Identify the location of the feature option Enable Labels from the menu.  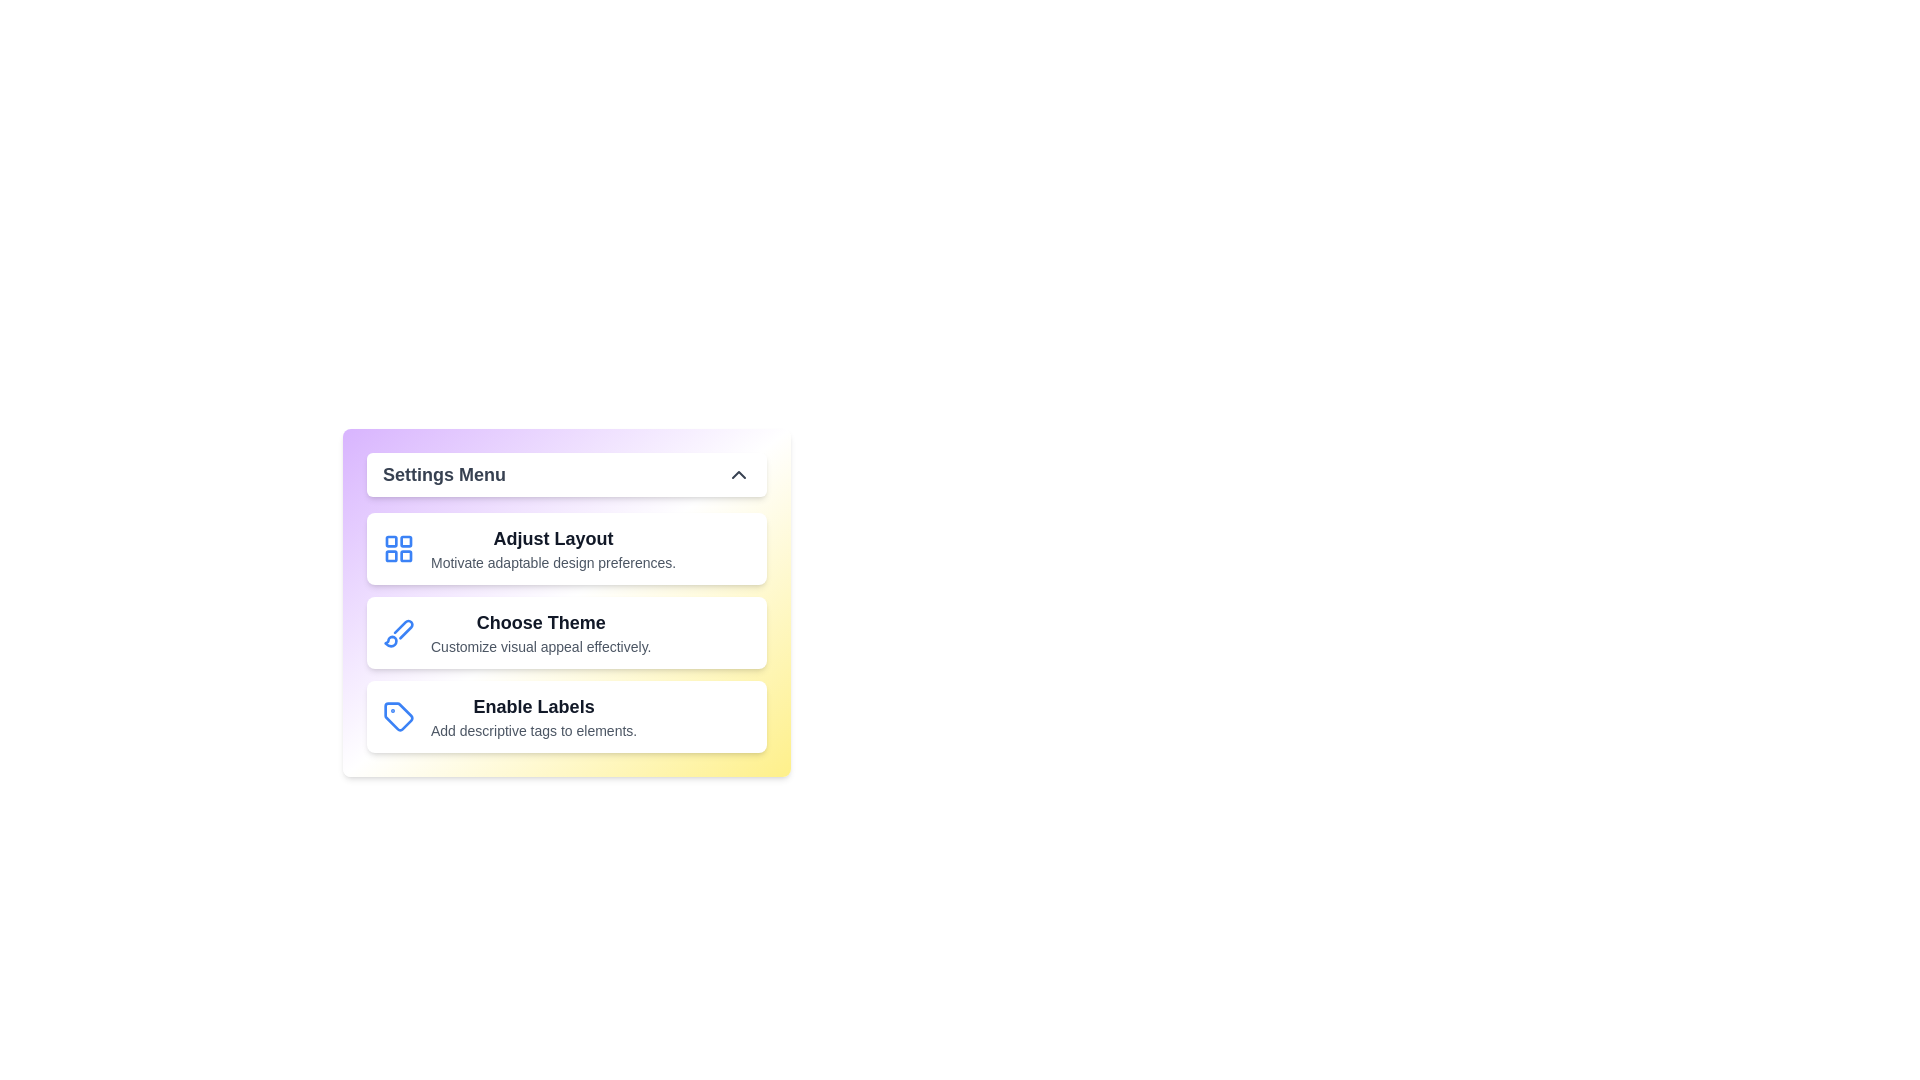
(565, 716).